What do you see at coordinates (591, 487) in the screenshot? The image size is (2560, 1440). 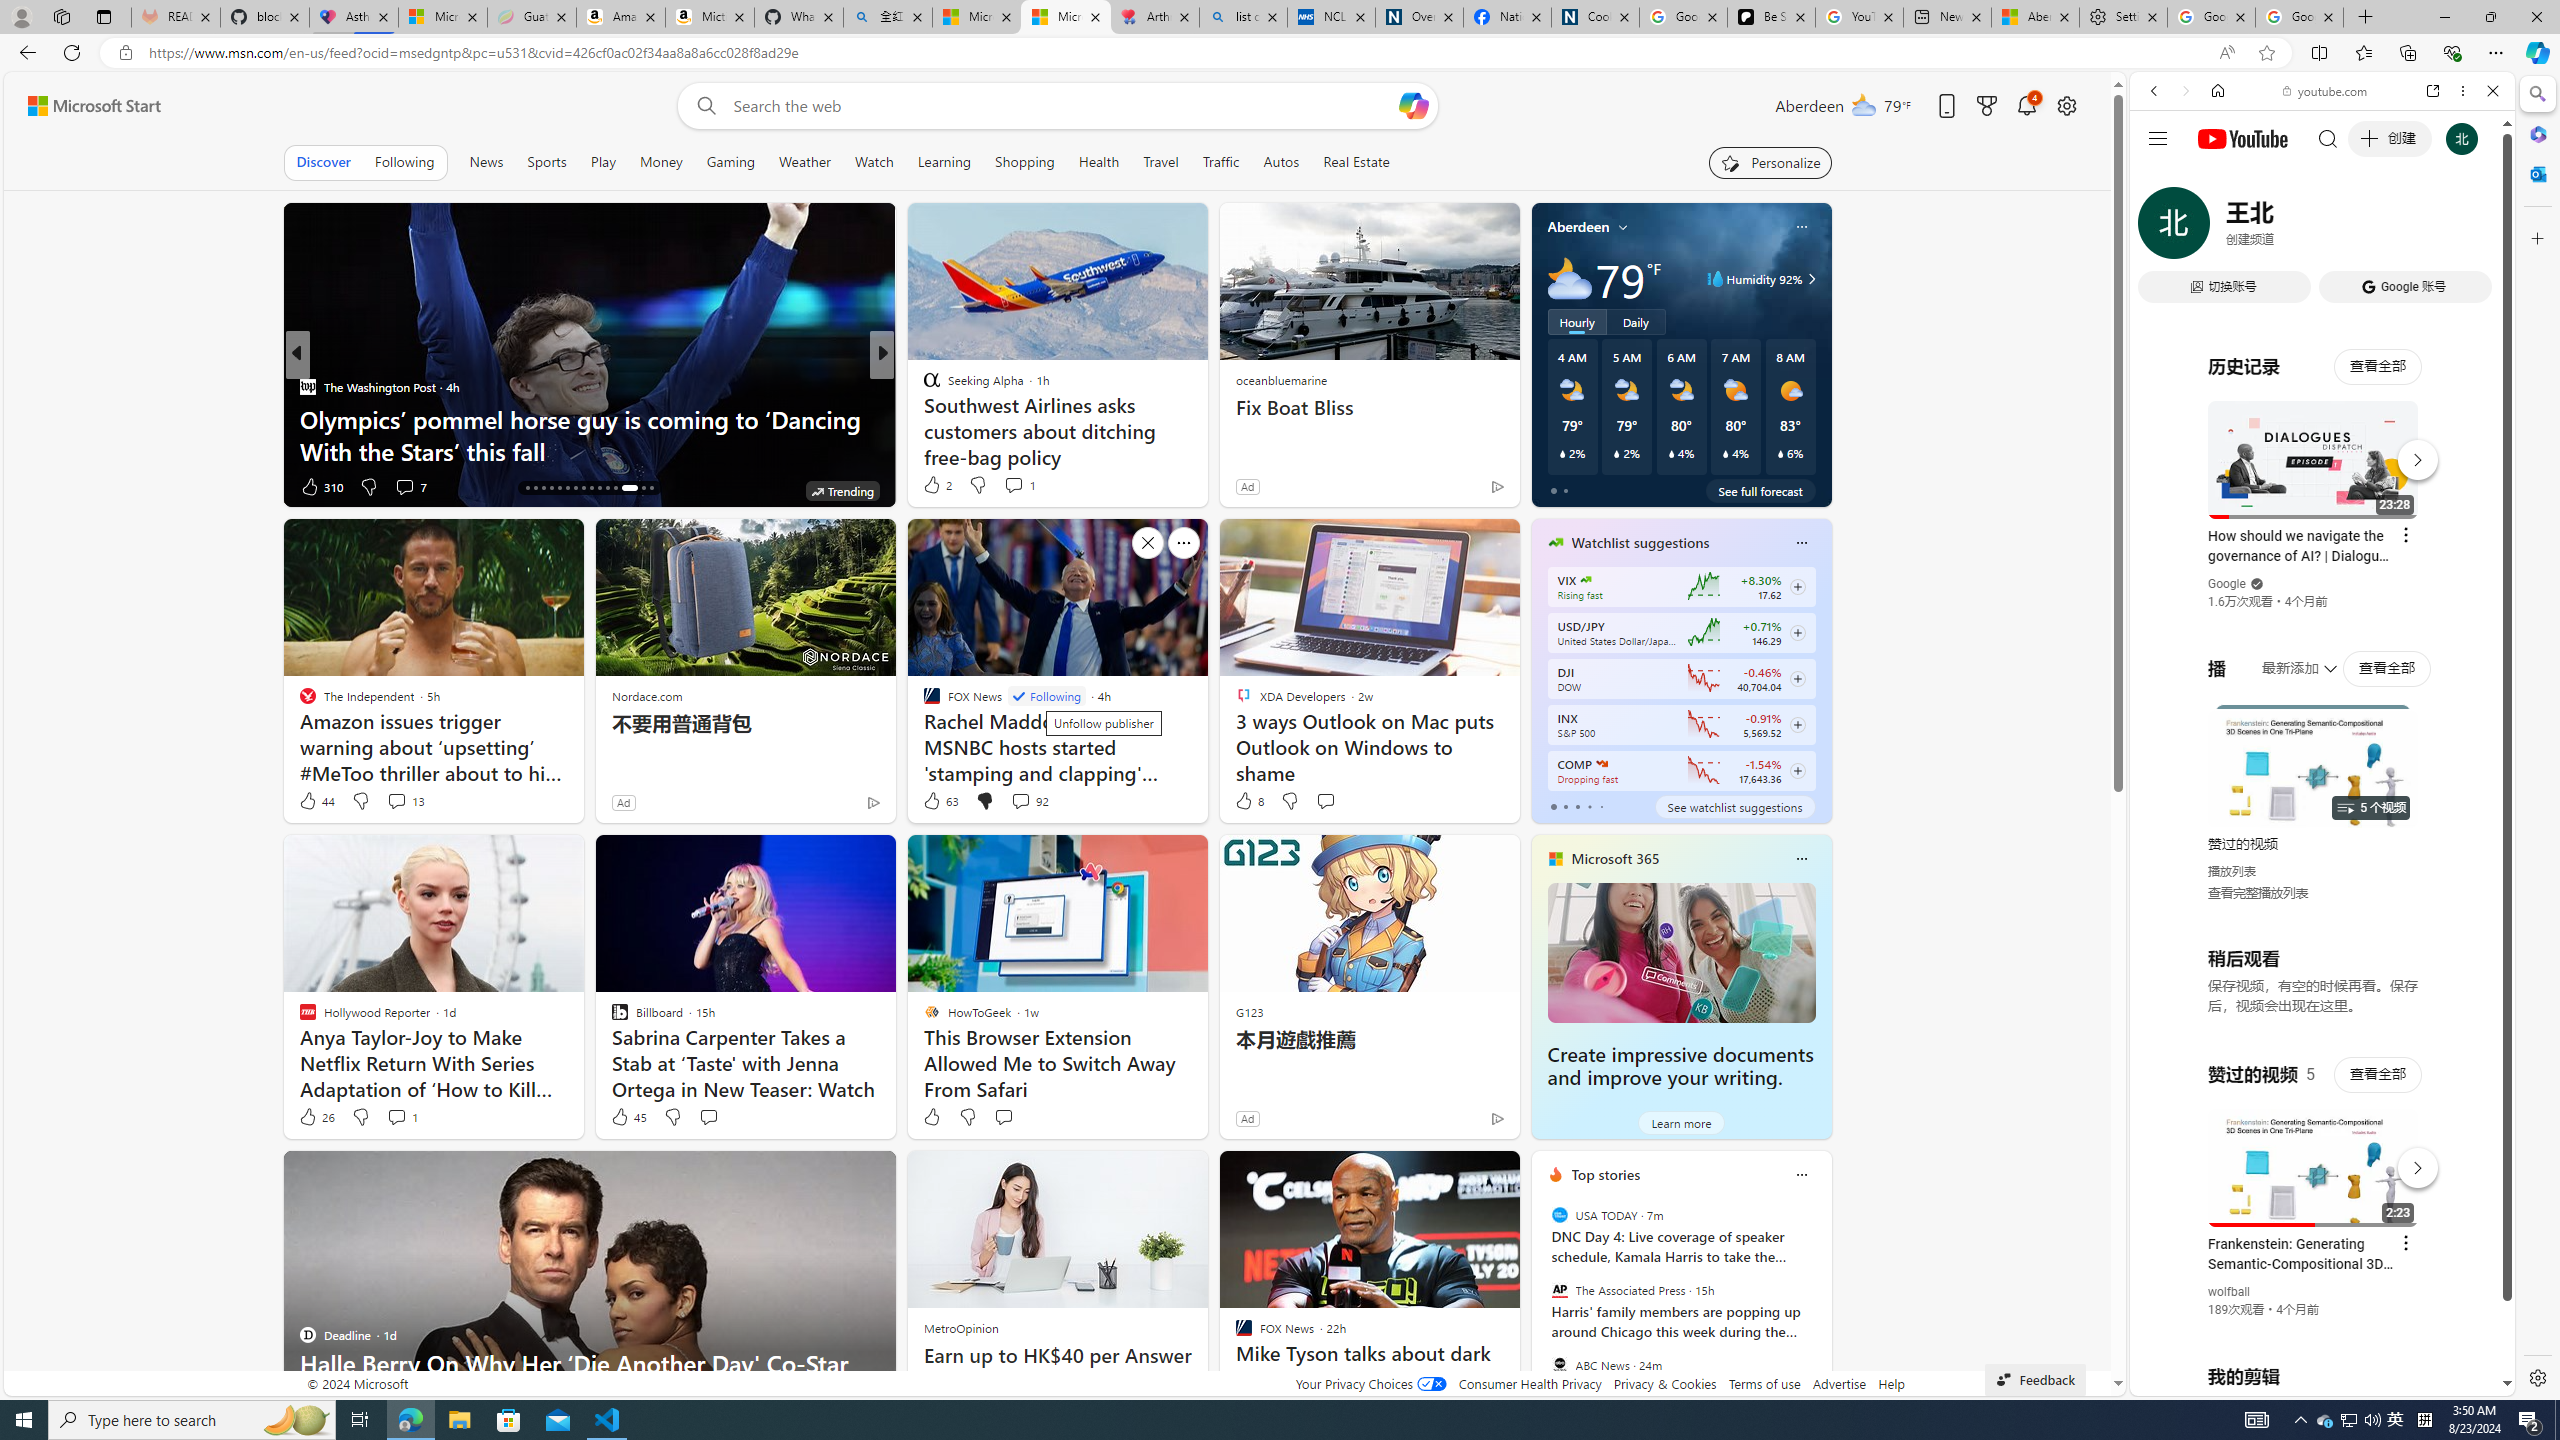 I see `'AutomationID: tab-24'` at bounding box center [591, 487].